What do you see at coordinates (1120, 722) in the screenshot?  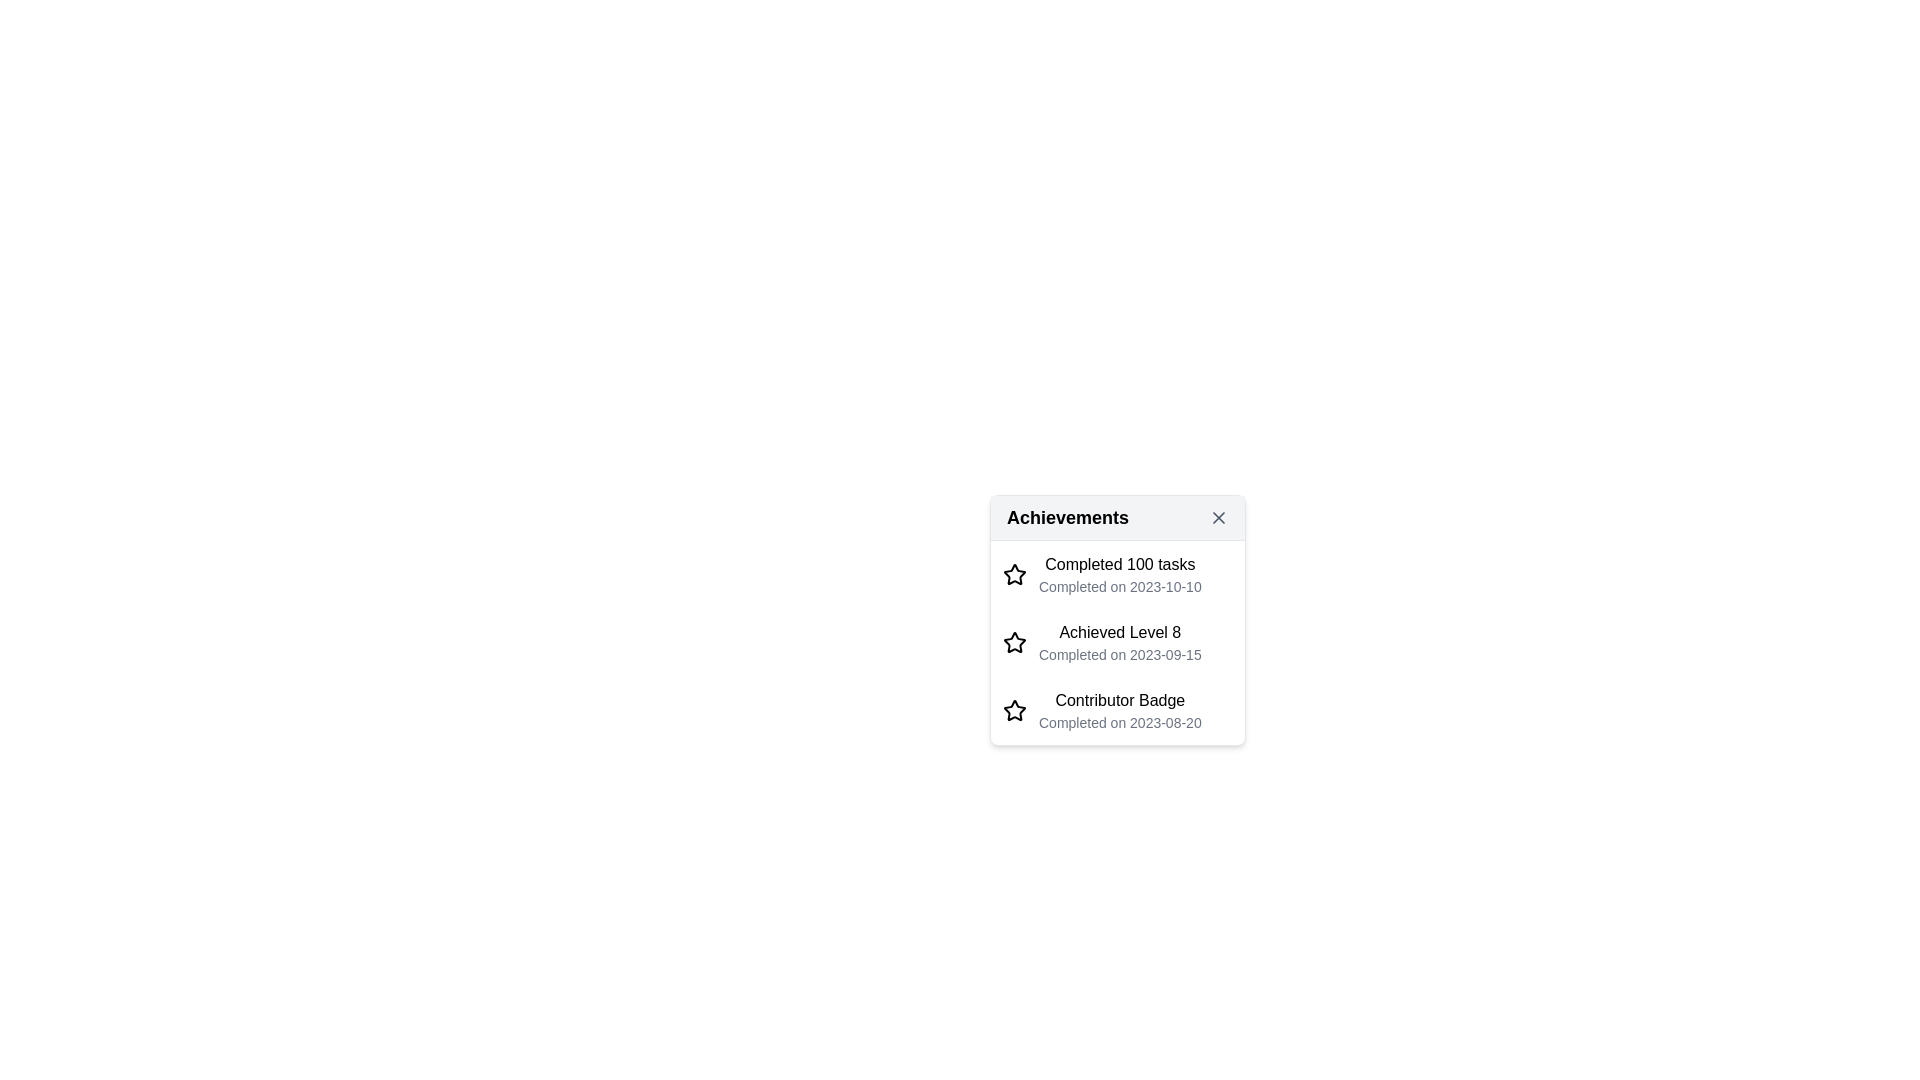 I see `the static text displaying the completion date for the 'Contributor Badge' achievement, which is located in the 'Achievements' modal at the bottom-right corner of the interface` at bounding box center [1120, 722].